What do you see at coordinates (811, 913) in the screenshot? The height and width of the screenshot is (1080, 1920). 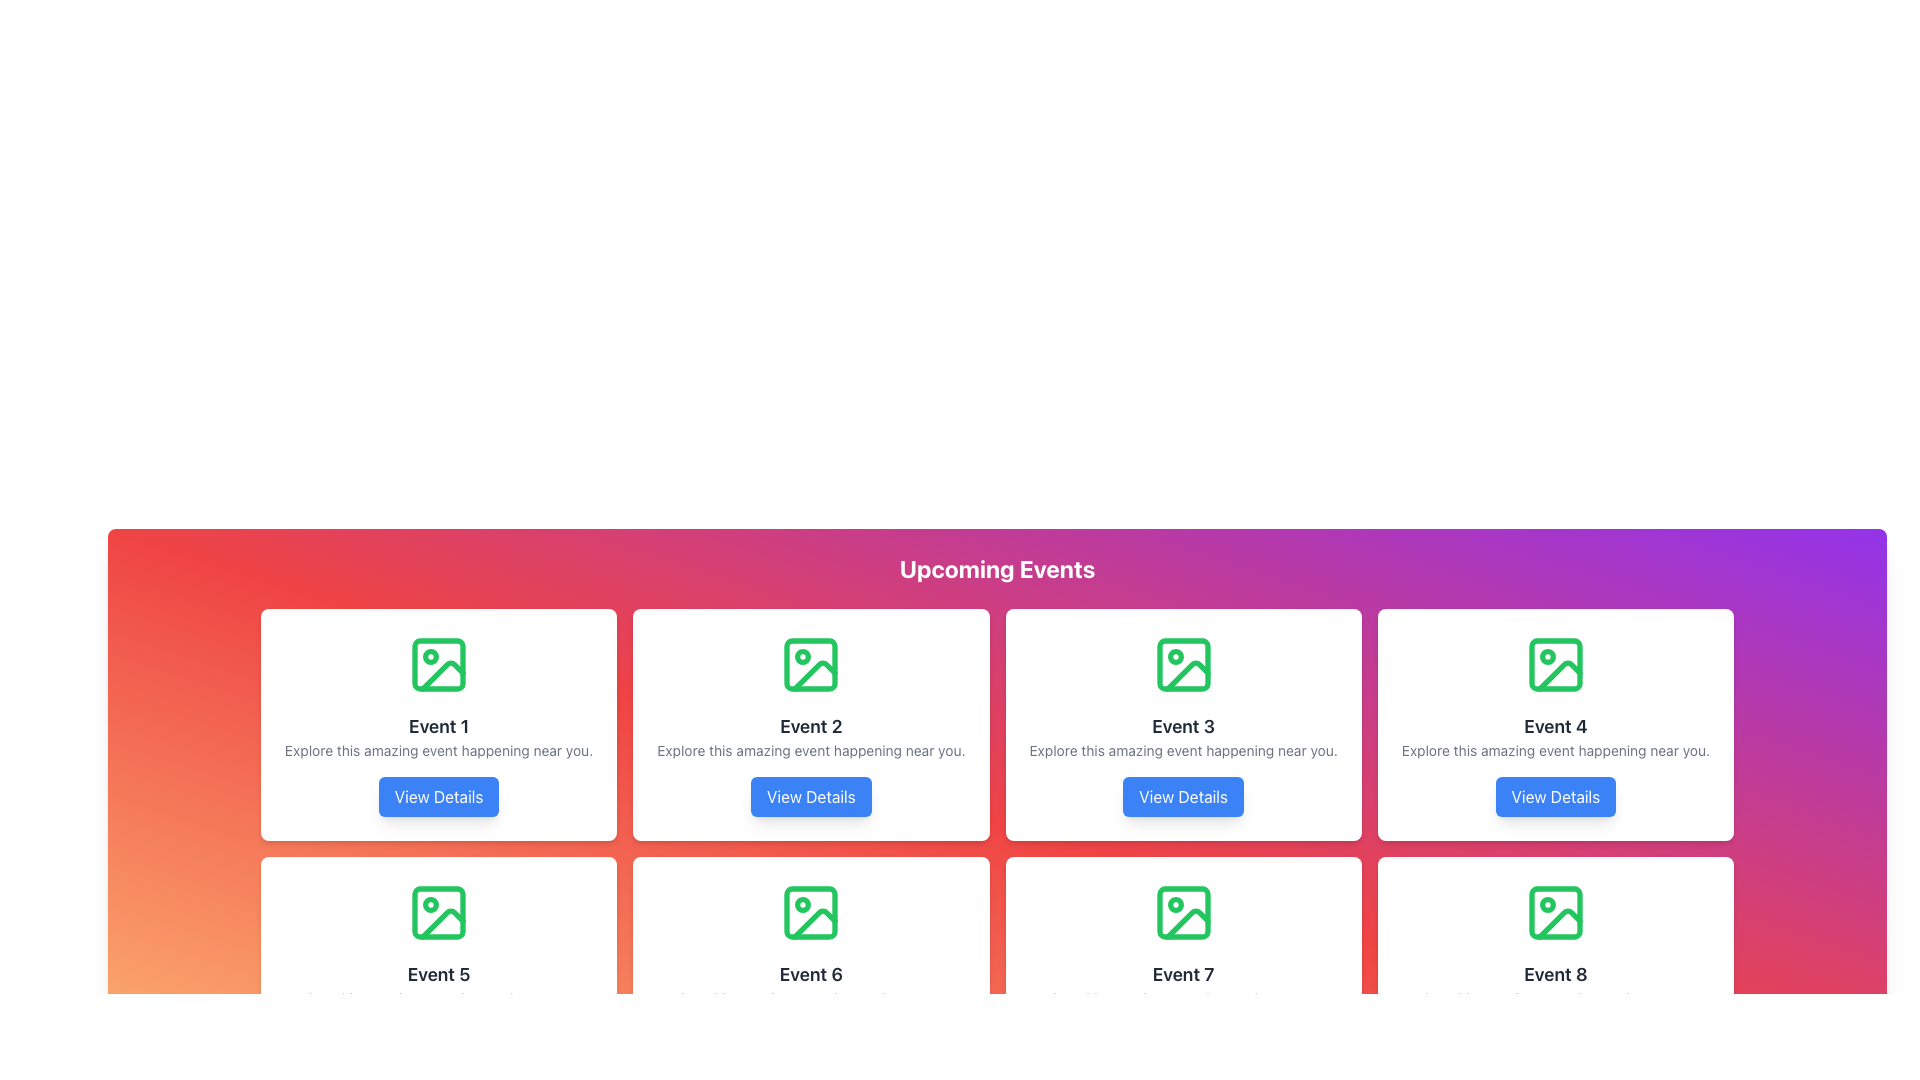 I see `the decorative icon representing the image for 'Event 6', located in the second row, second column of the grid of cards` at bounding box center [811, 913].